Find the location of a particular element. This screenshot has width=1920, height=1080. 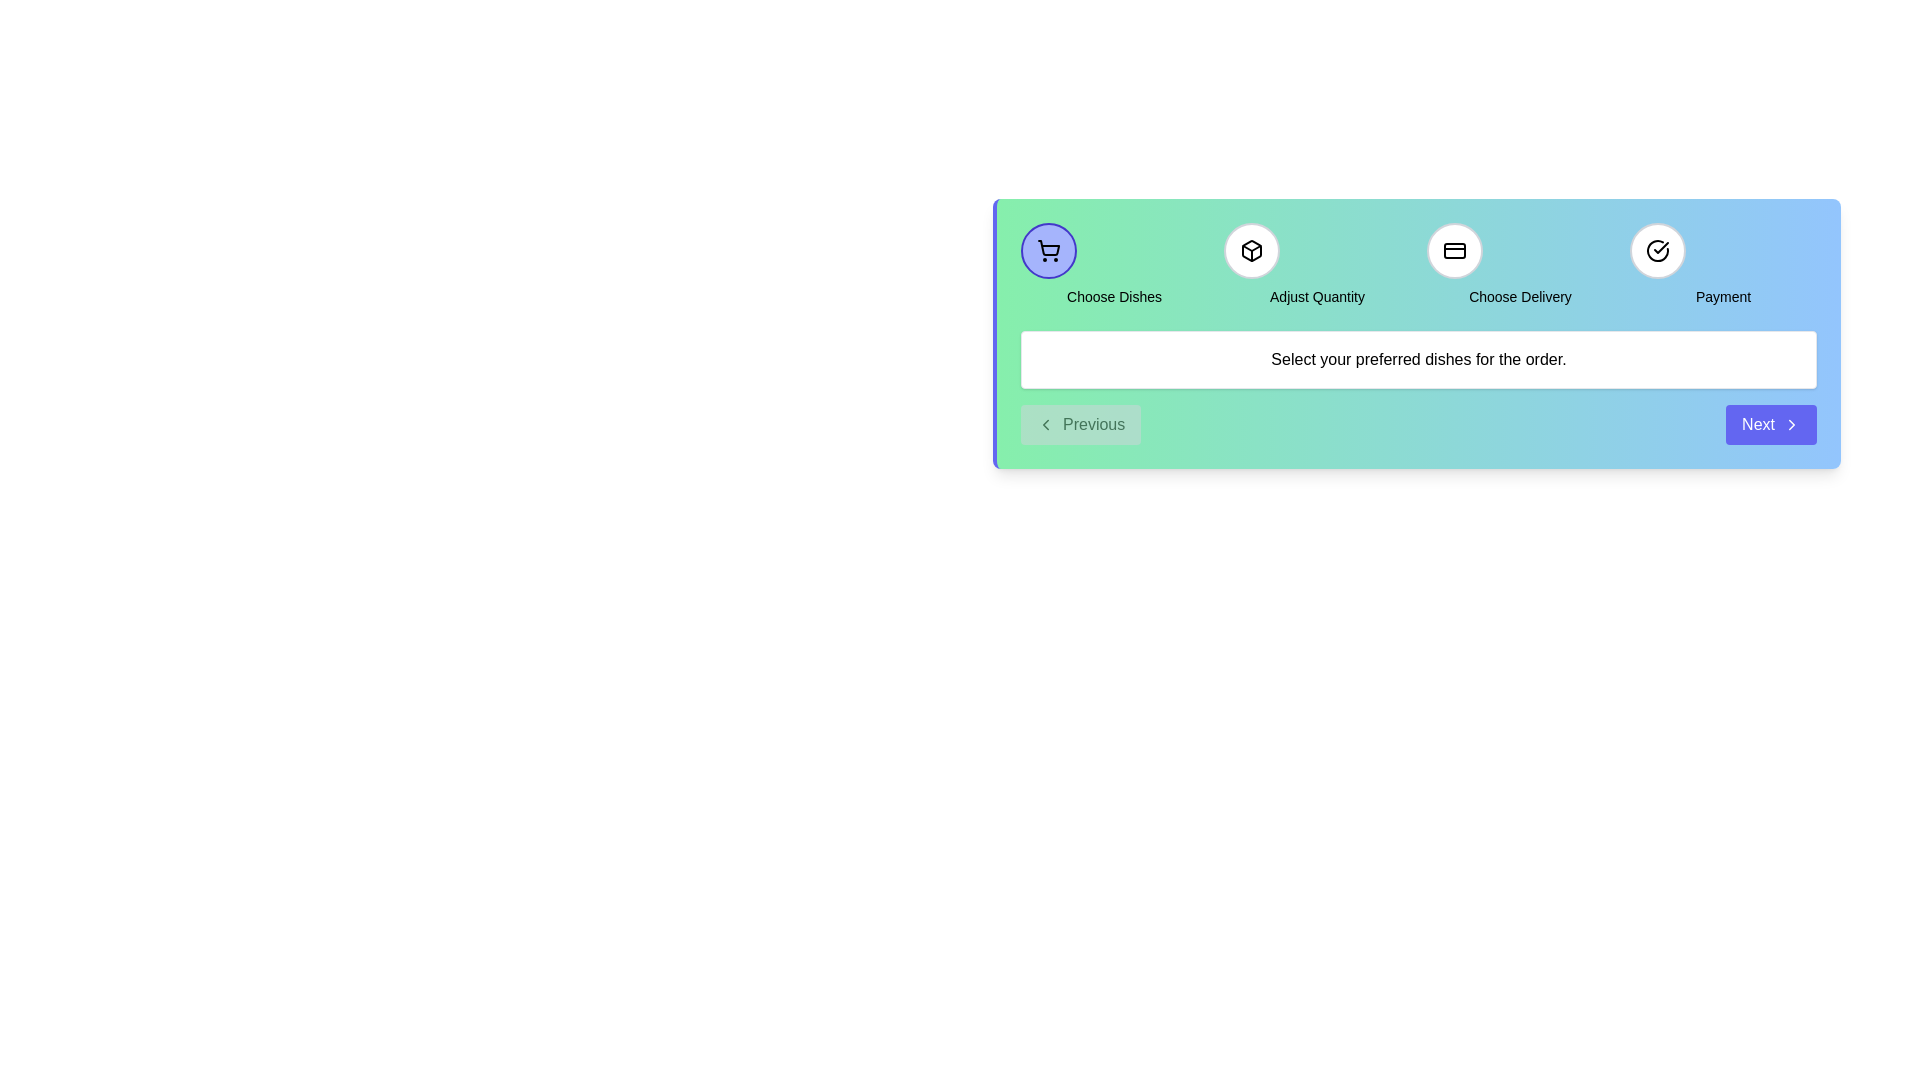

the second circular button with a box icon in the 'Adjust Quantity' section is located at coordinates (1251, 249).